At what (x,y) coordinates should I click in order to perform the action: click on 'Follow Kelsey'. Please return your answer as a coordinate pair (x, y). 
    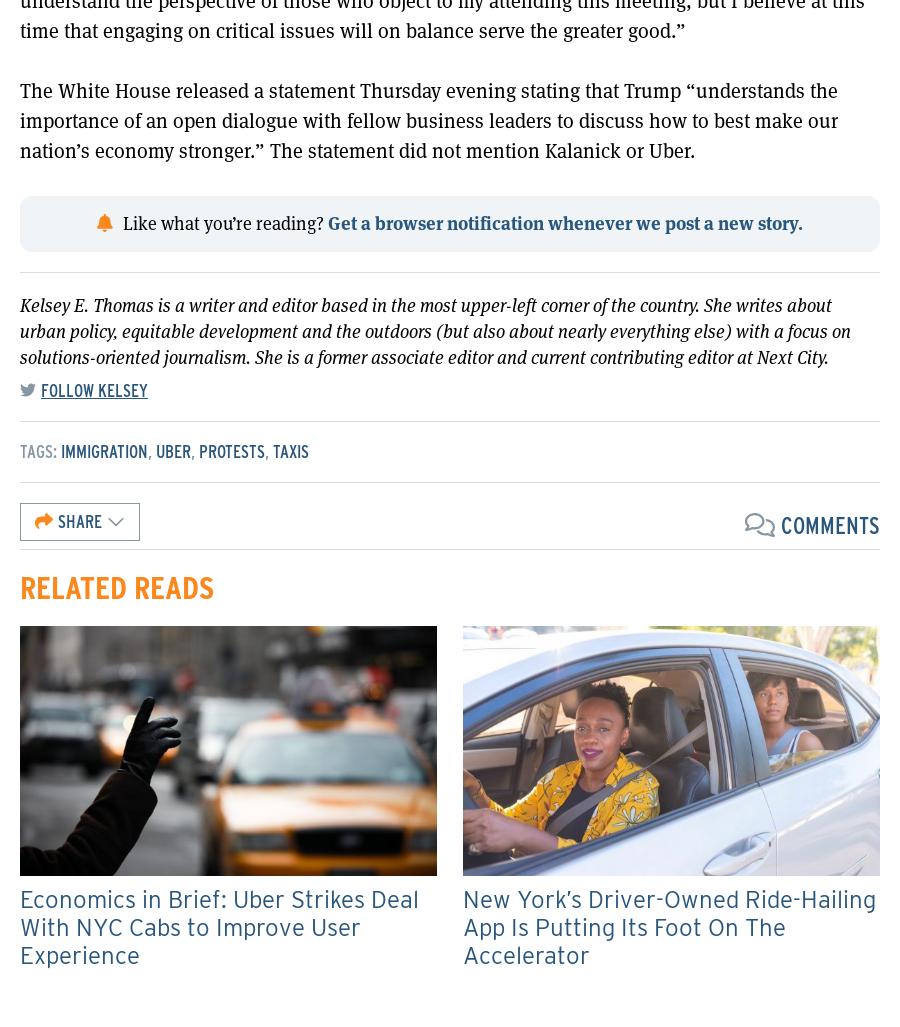
    Looking at the image, I should click on (93, 390).